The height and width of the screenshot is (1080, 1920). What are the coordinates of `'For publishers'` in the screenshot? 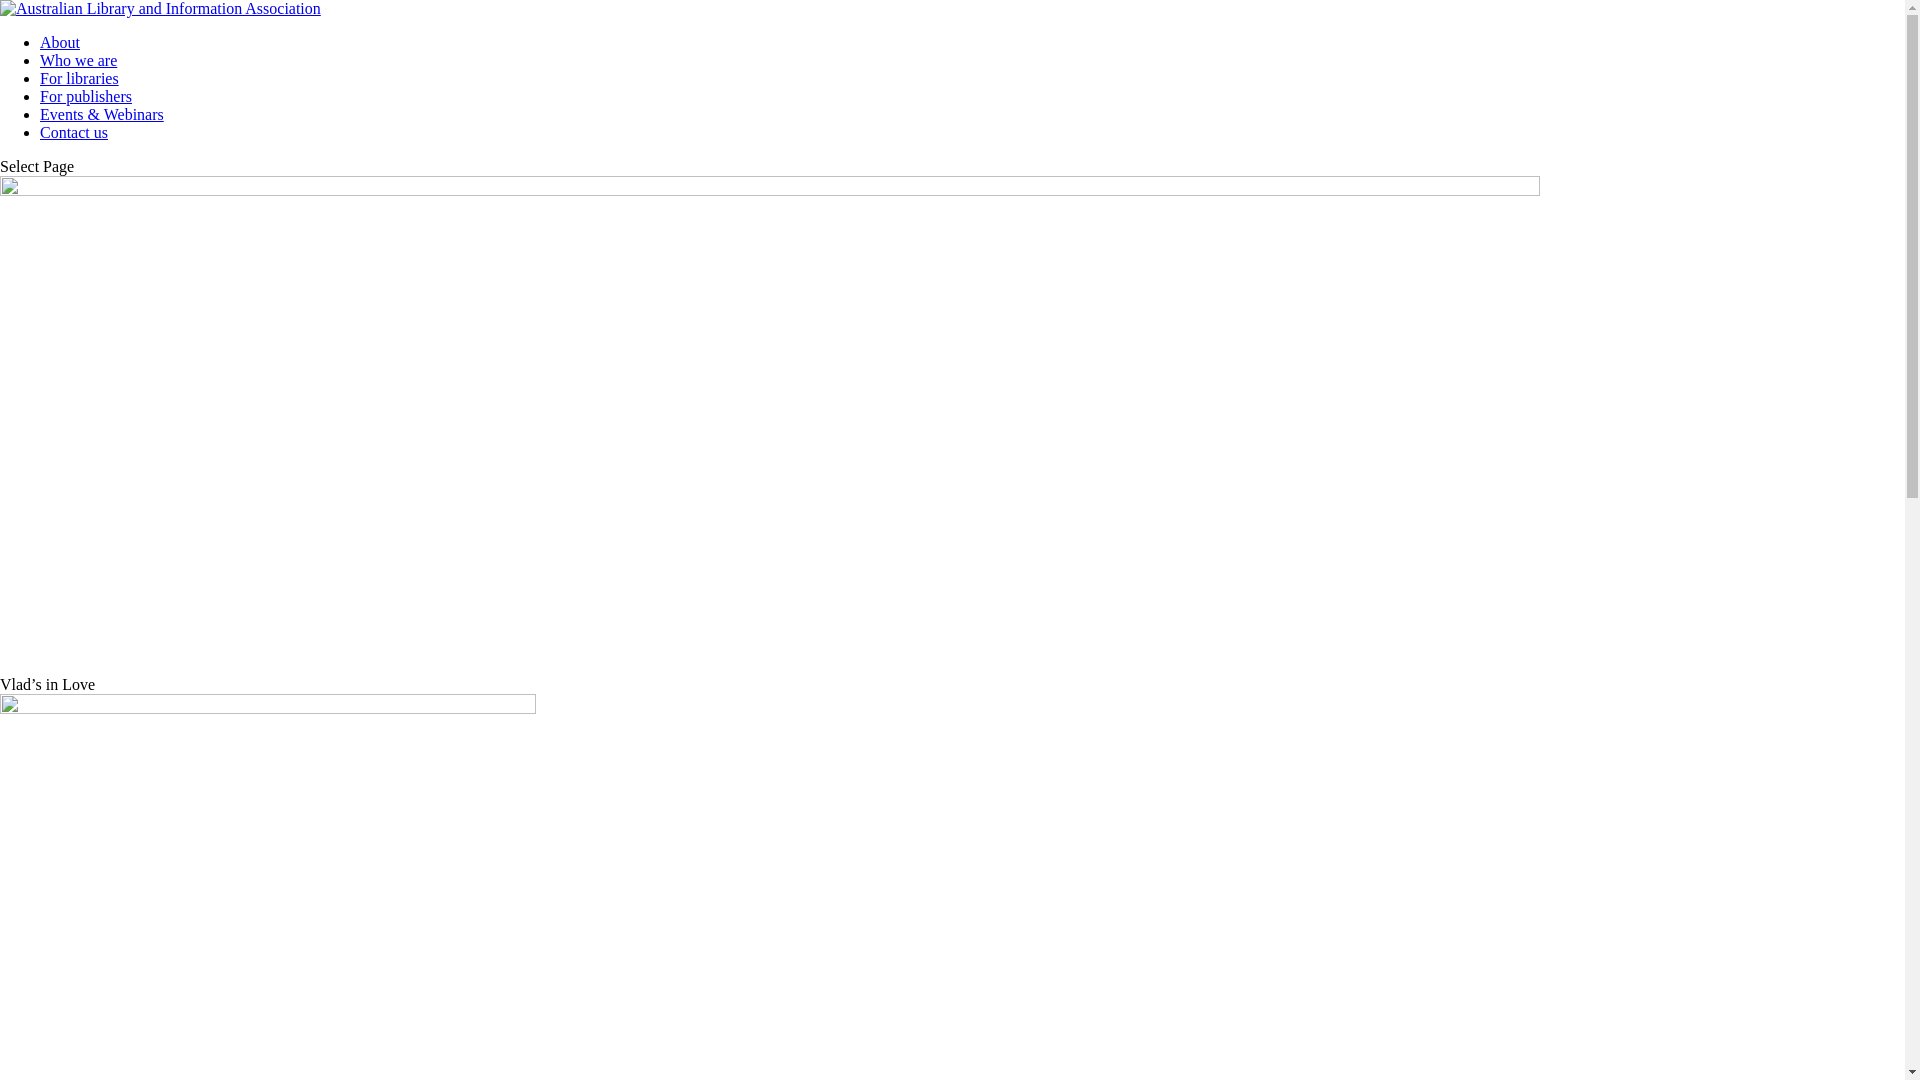 It's located at (85, 96).